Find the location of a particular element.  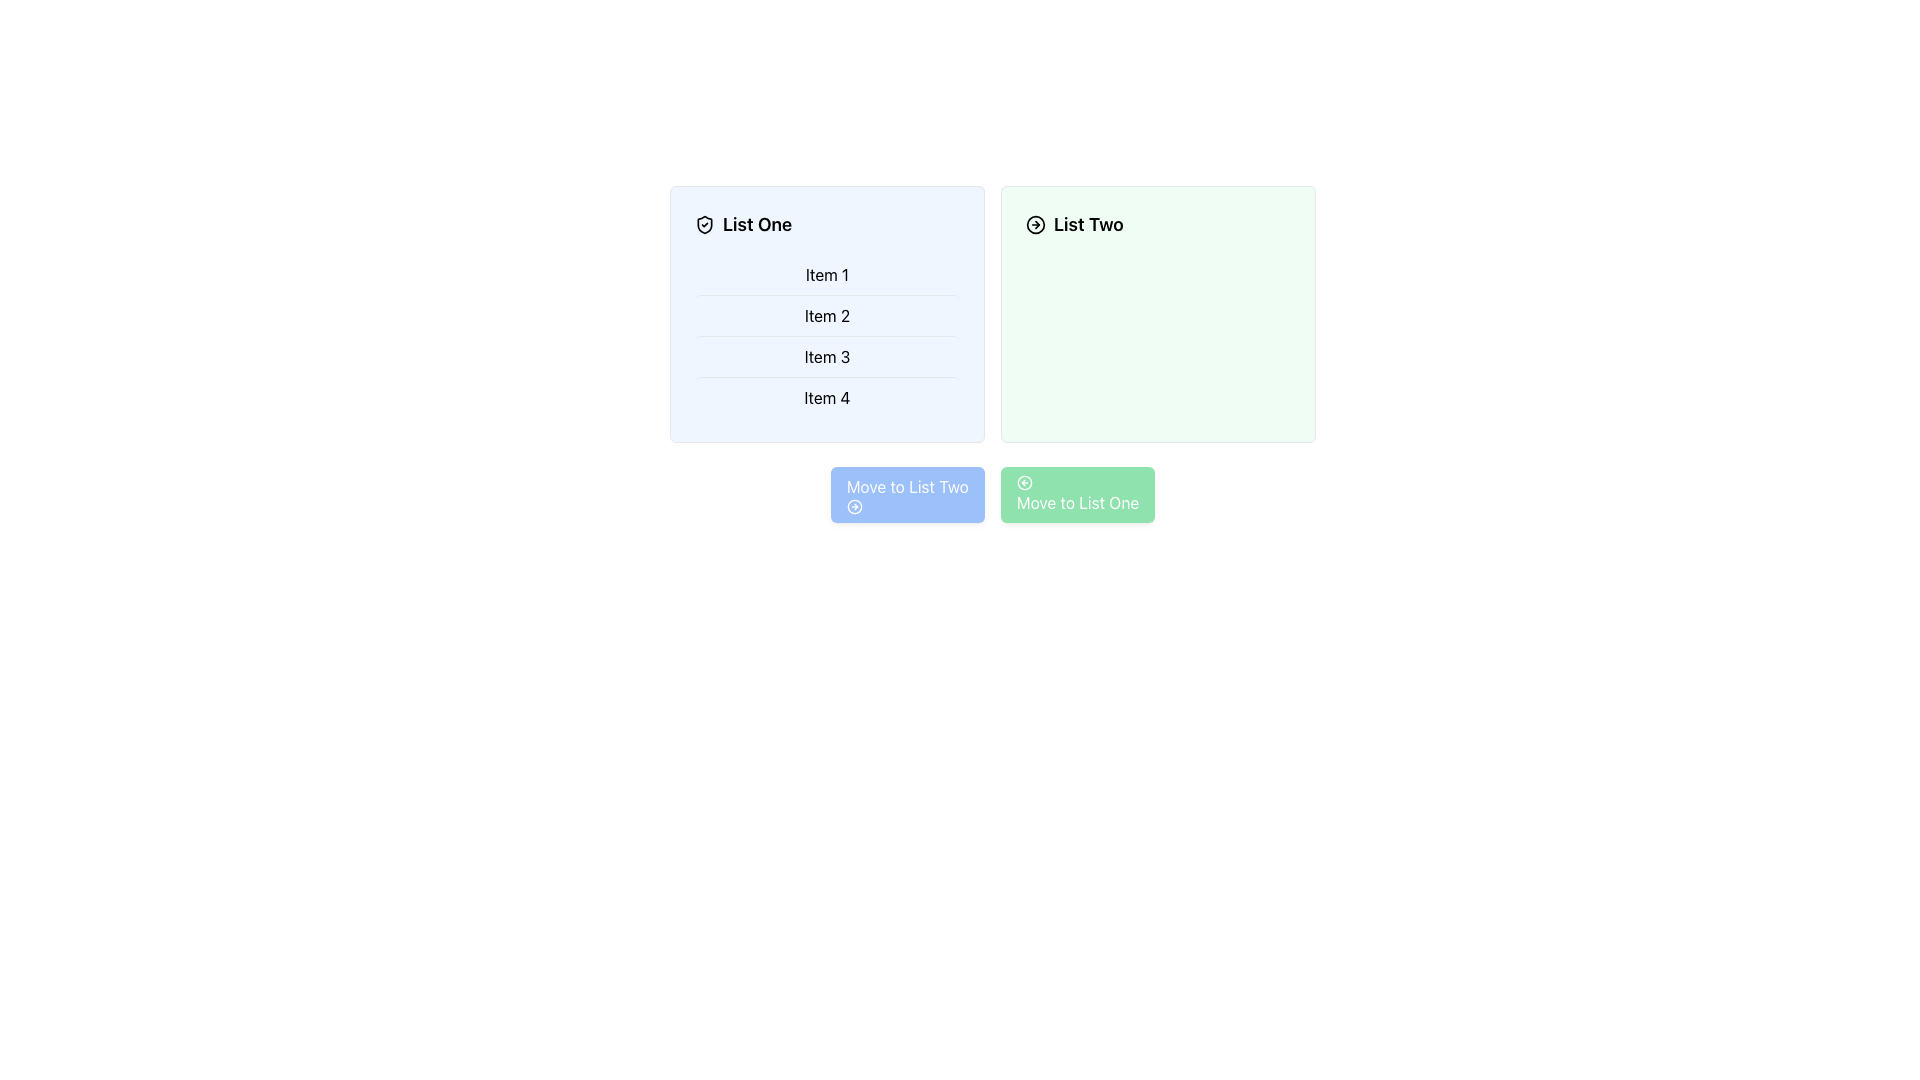

the SVG icon that is a circle enclosing an arrow pointing to the right, located above the 'List Two' header is located at coordinates (1036, 224).